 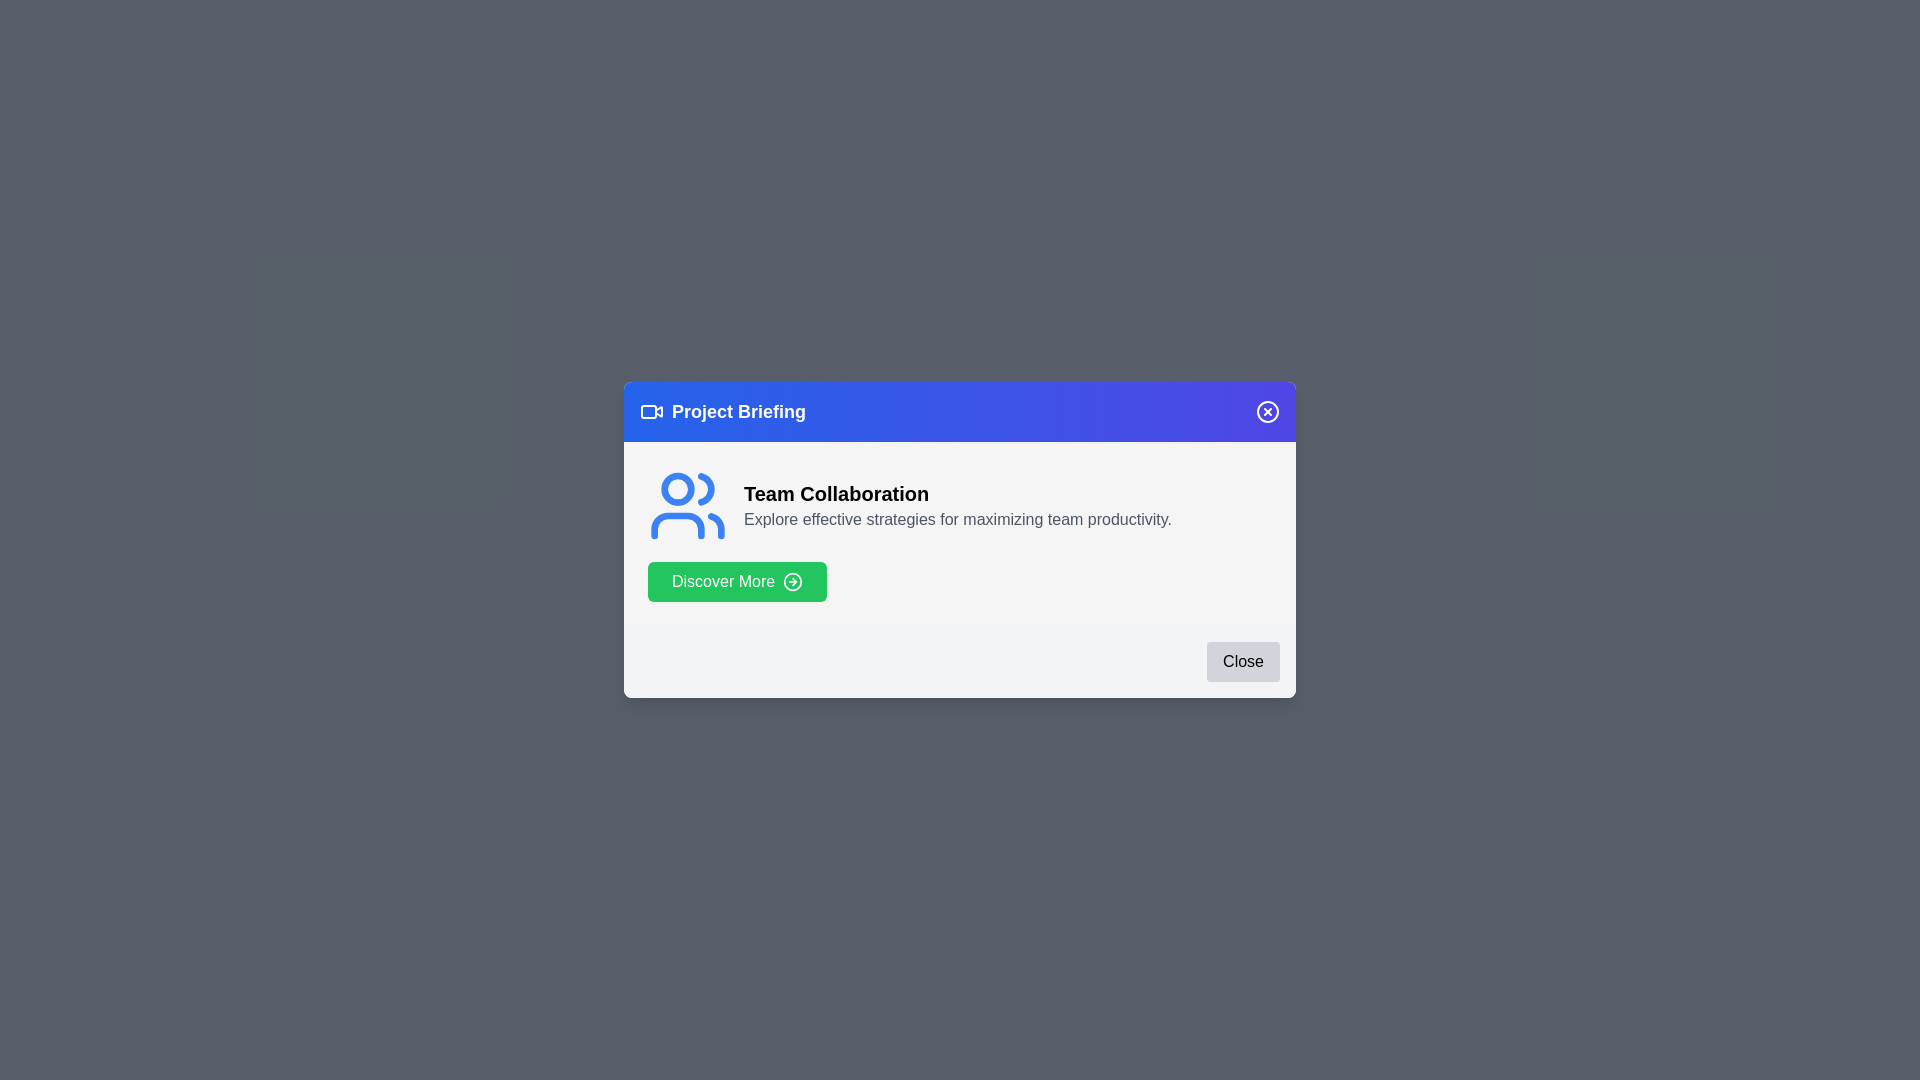 I want to click on the close icon to observe hover effects, so click(x=1266, y=411).